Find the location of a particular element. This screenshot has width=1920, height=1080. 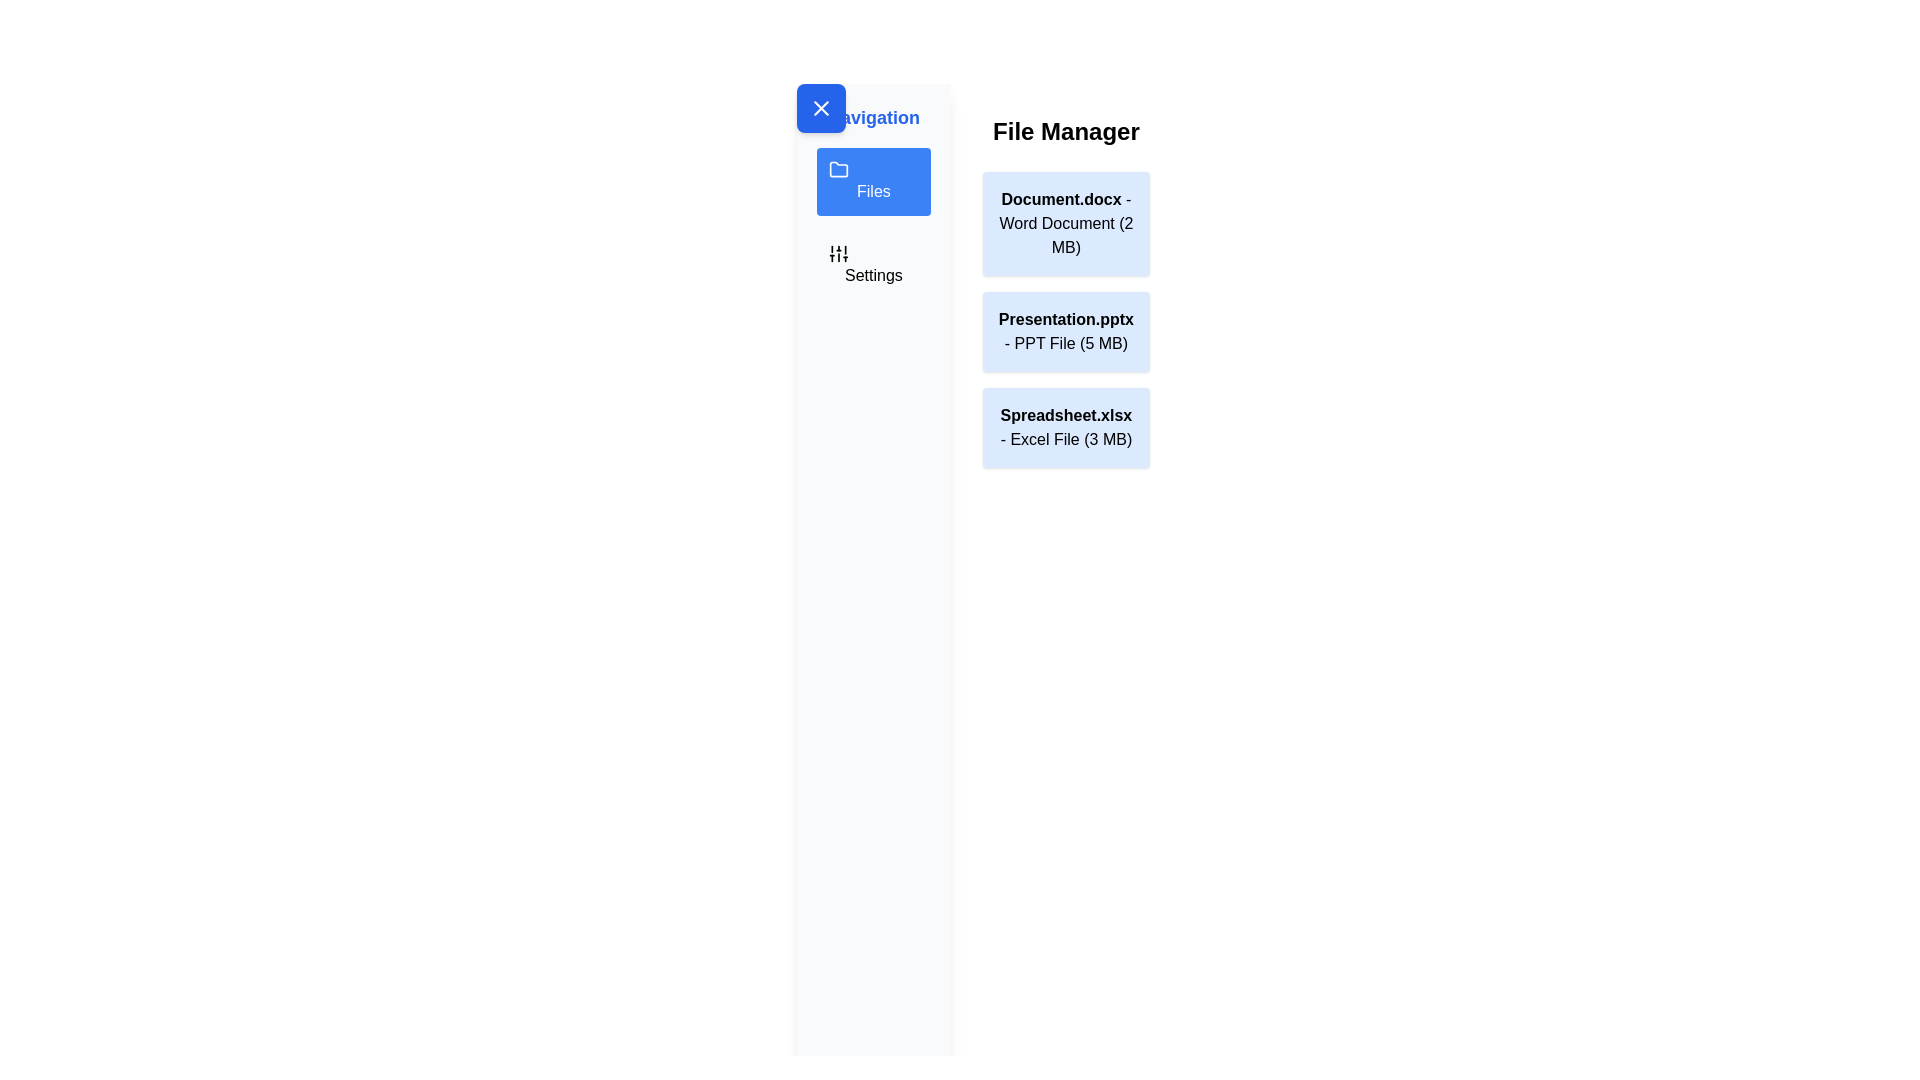

the first file entry in the file manager interface, which displays the file's name, type, and size, positioned above 'Presentation.pptx' and 'Spreadsheet.xlsx' is located at coordinates (1065, 223).